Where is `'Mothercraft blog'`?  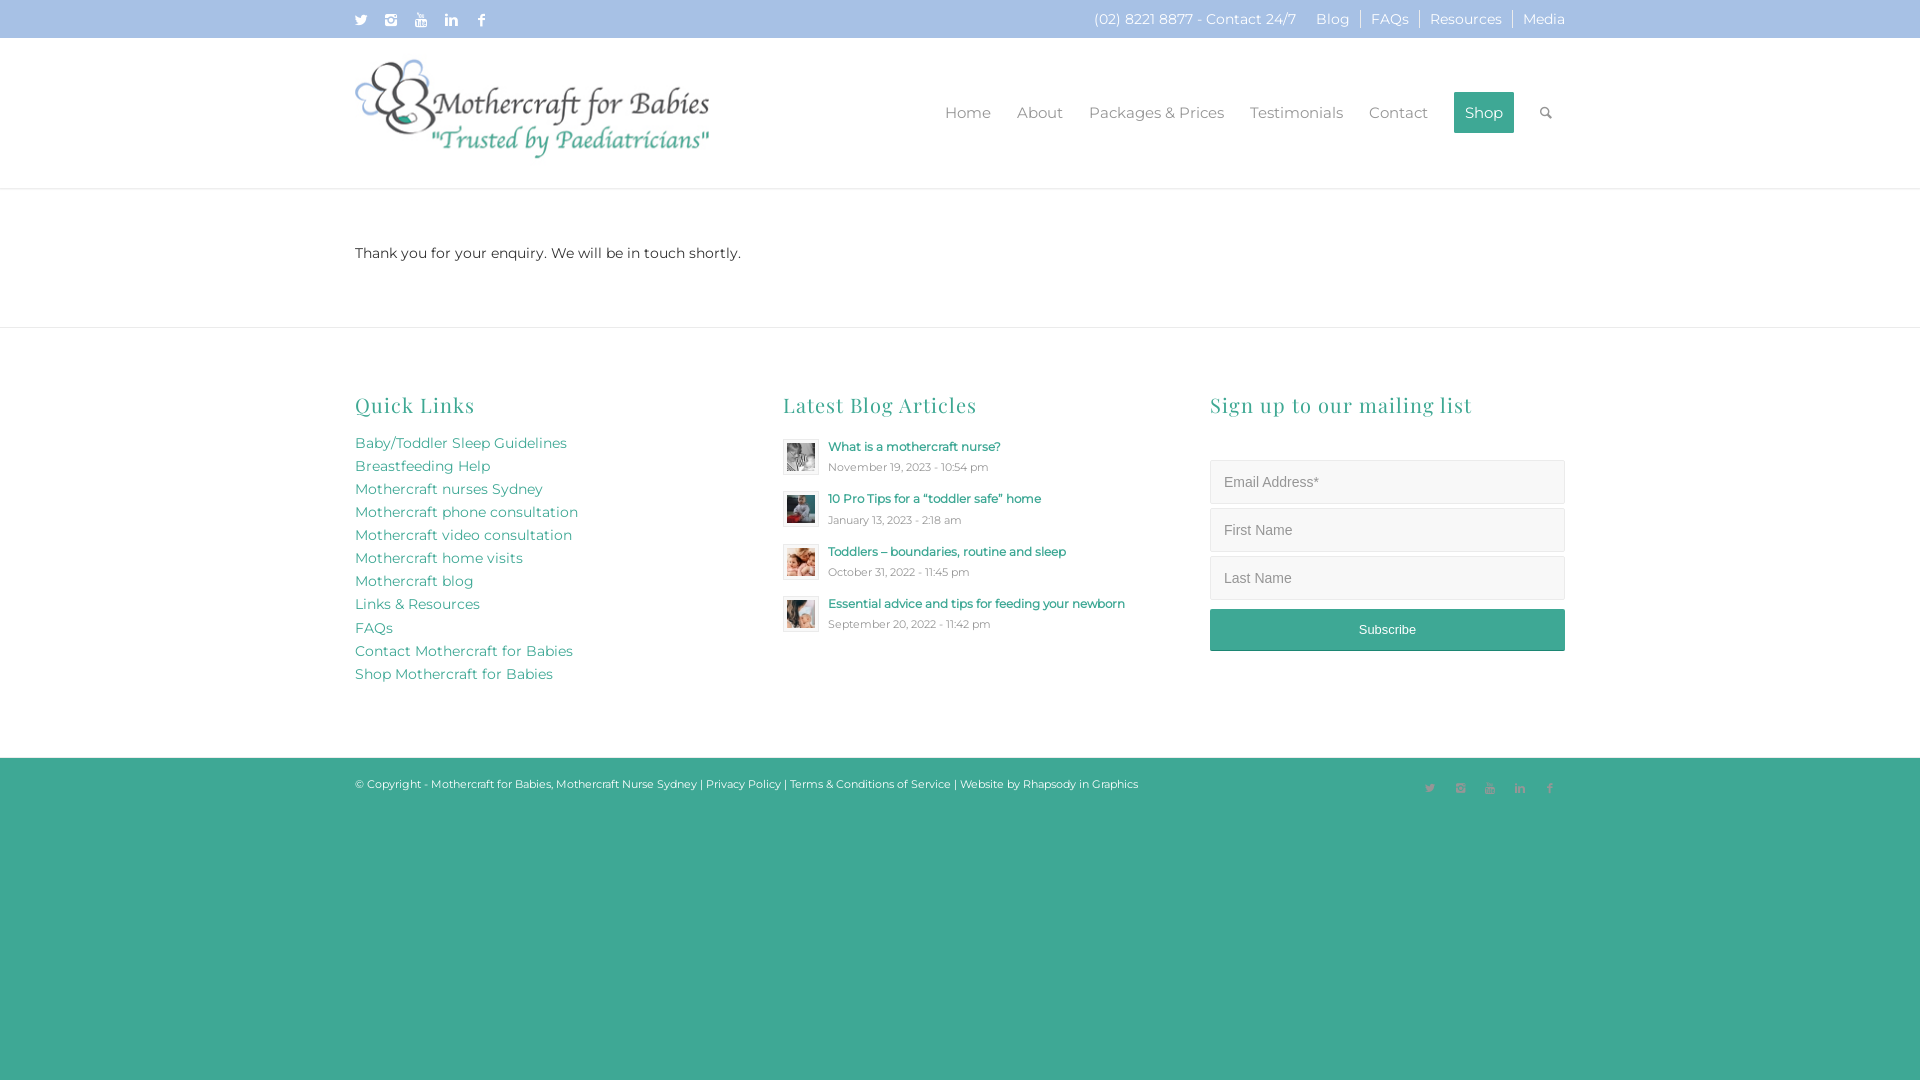
'Mothercraft blog' is located at coordinates (413, 581).